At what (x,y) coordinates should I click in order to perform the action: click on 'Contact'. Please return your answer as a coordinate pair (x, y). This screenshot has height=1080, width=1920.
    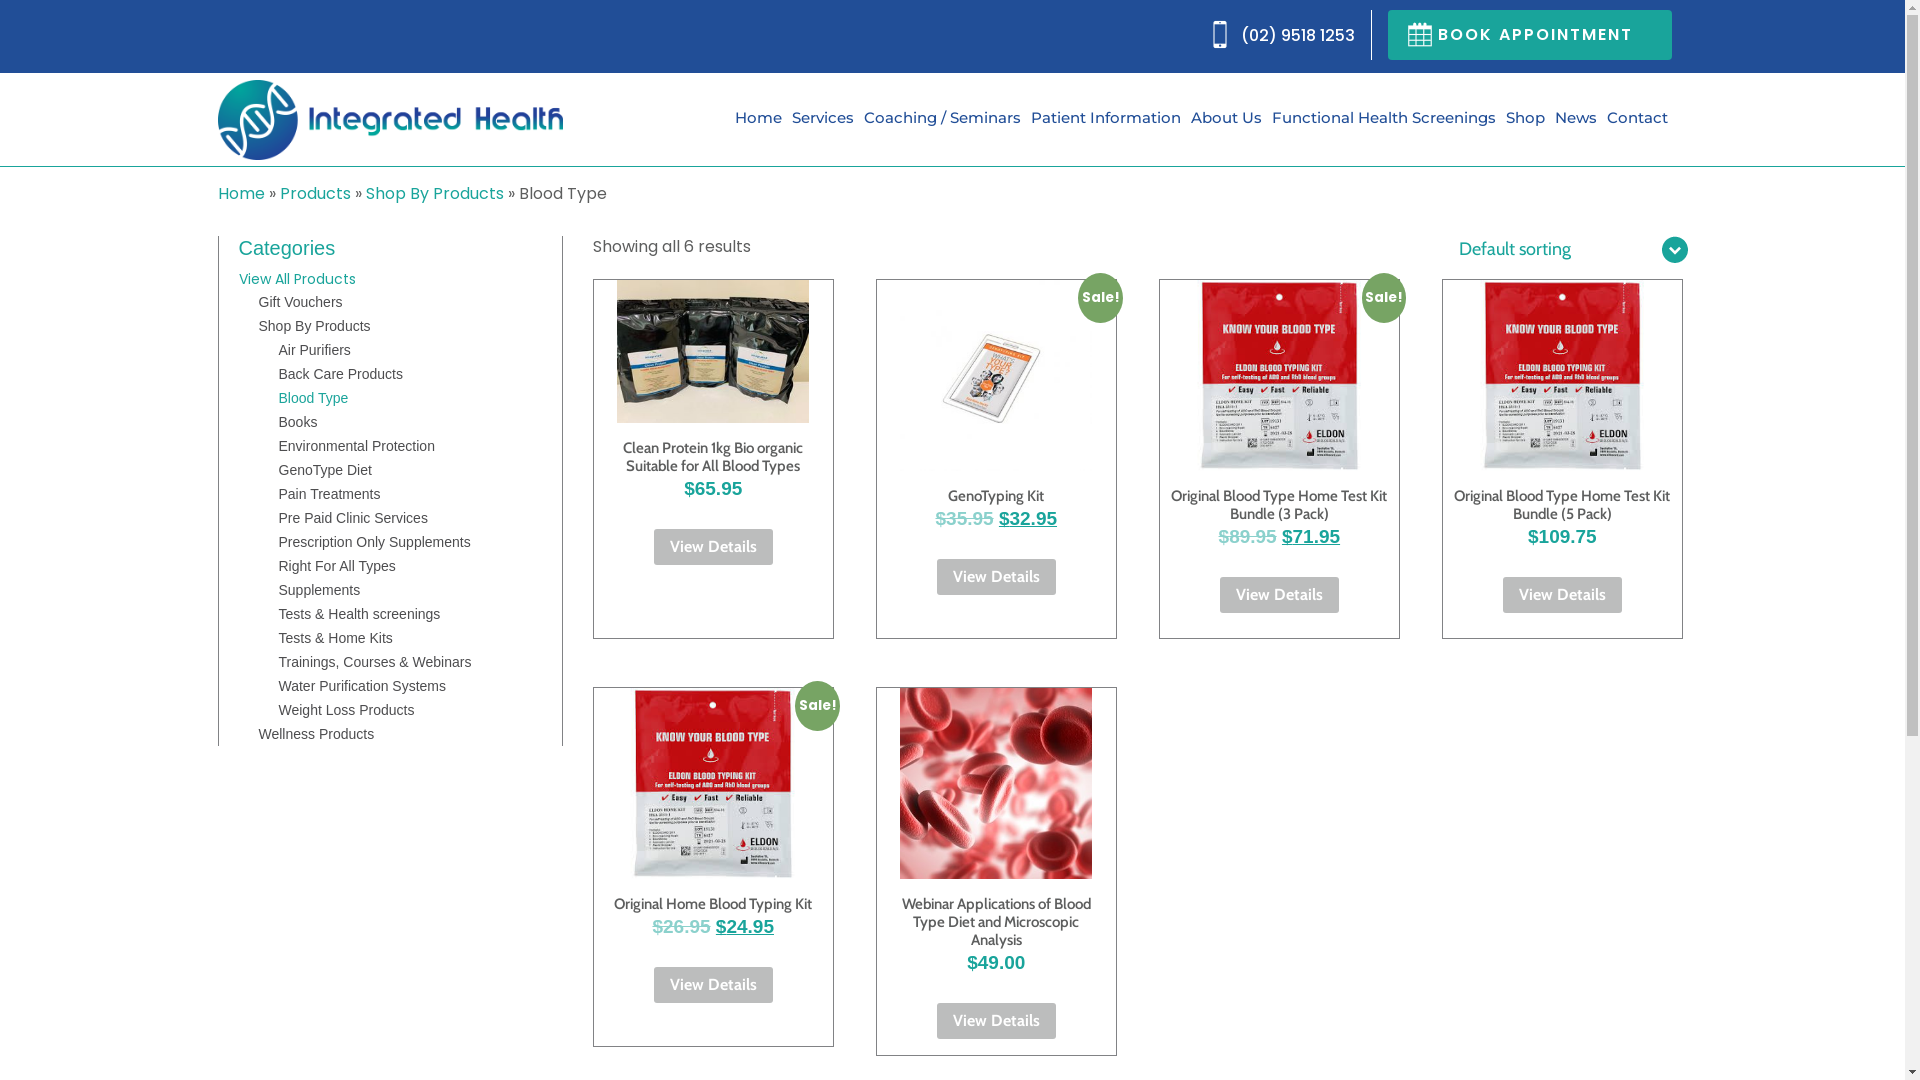
    Looking at the image, I should click on (1636, 118).